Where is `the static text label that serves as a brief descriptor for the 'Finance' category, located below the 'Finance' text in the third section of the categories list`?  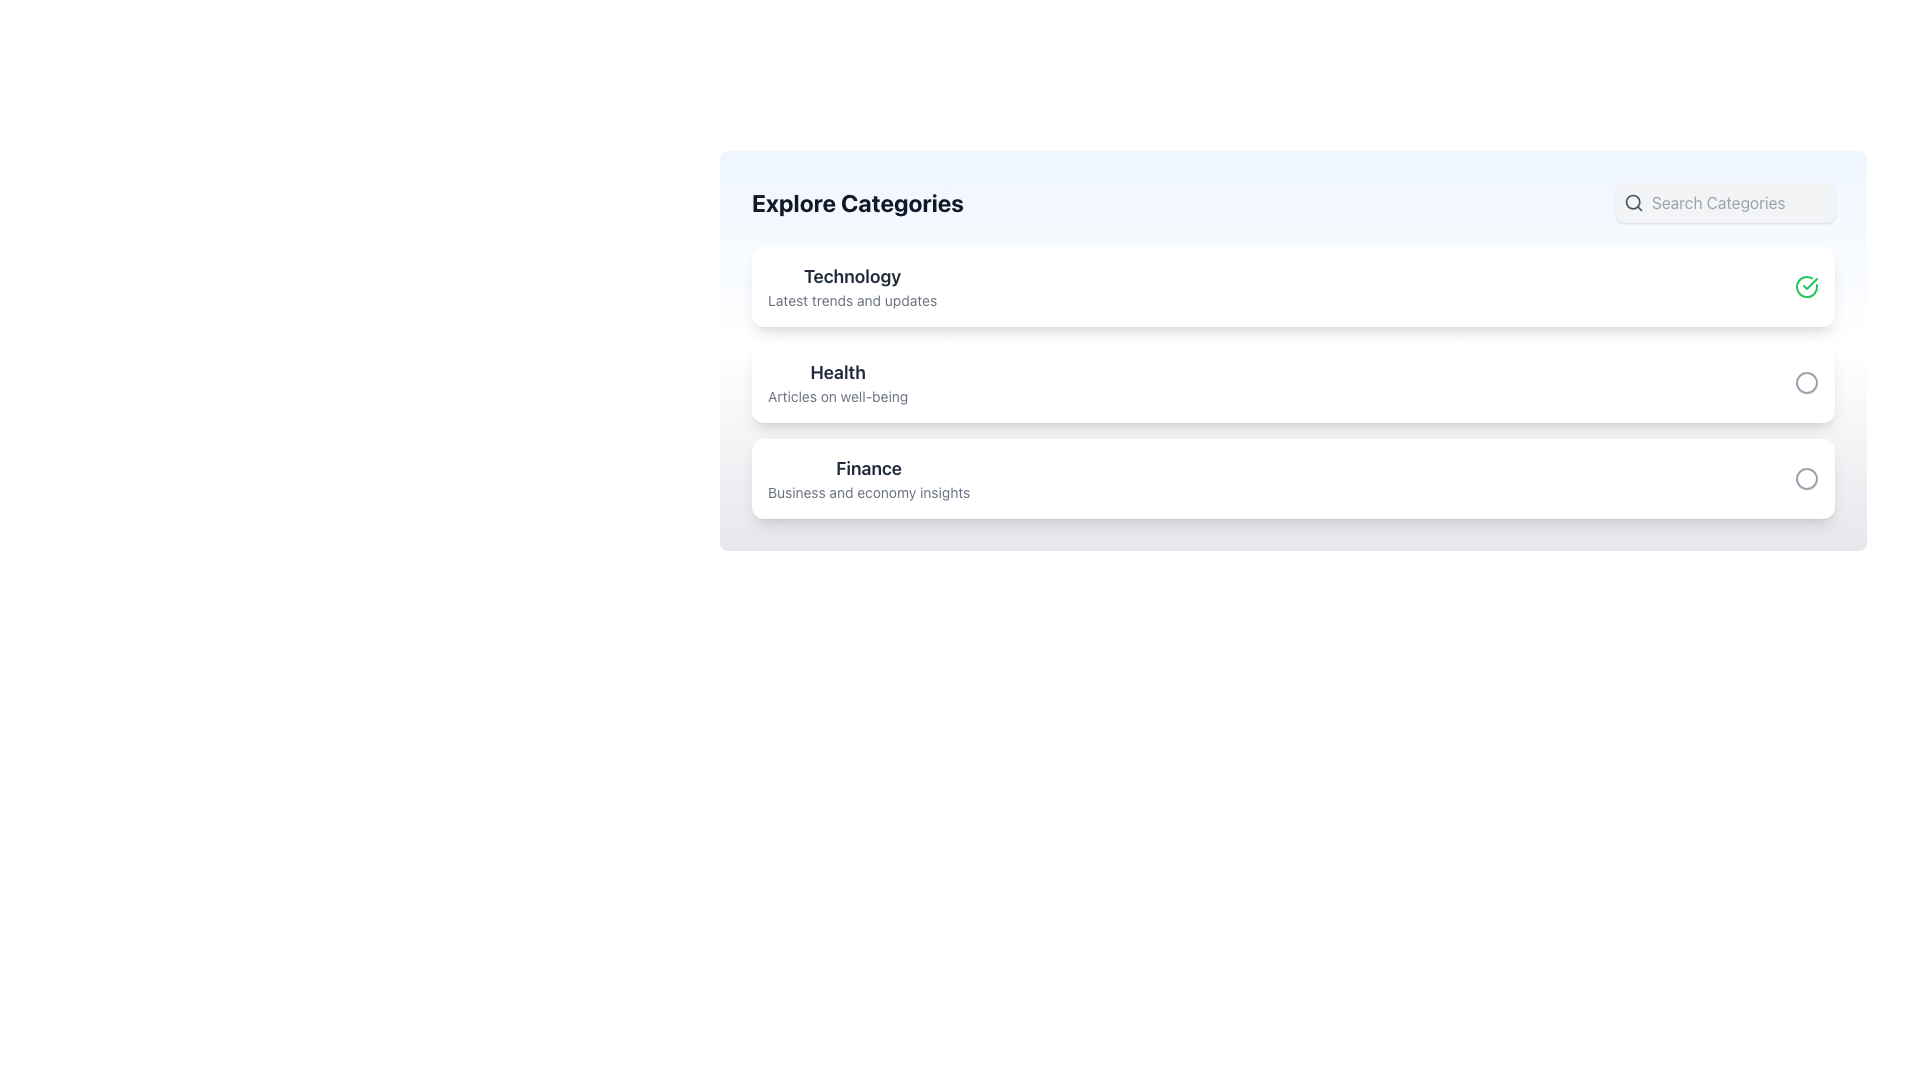
the static text label that serves as a brief descriptor for the 'Finance' category, located below the 'Finance' text in the third section of the categories list is located at coordinates (869, 493).